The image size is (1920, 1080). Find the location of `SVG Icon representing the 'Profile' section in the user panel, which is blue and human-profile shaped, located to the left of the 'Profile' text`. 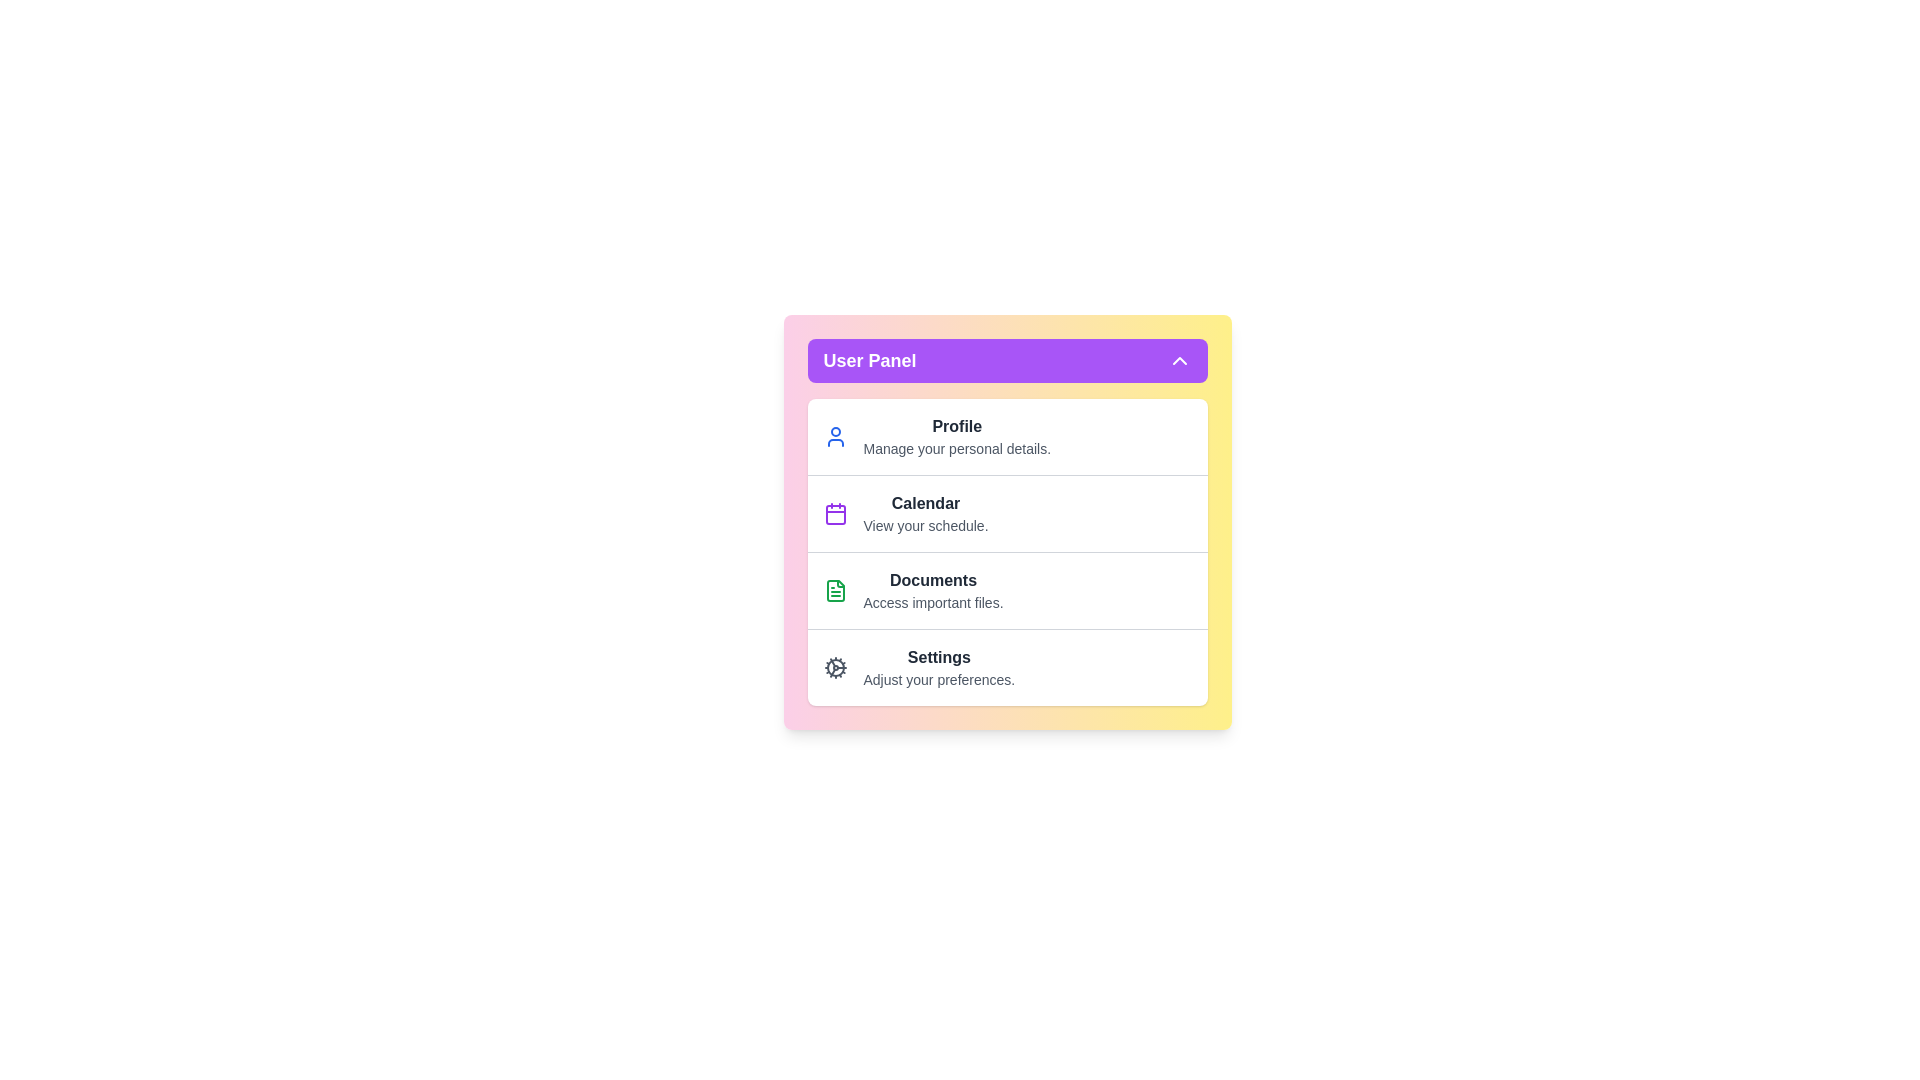

SVG Icon representing the 'Profile' section in the user panel, which is blue and human-profile shaped, located to the left of the 'Profile' text is located at coordinates (835, 435).